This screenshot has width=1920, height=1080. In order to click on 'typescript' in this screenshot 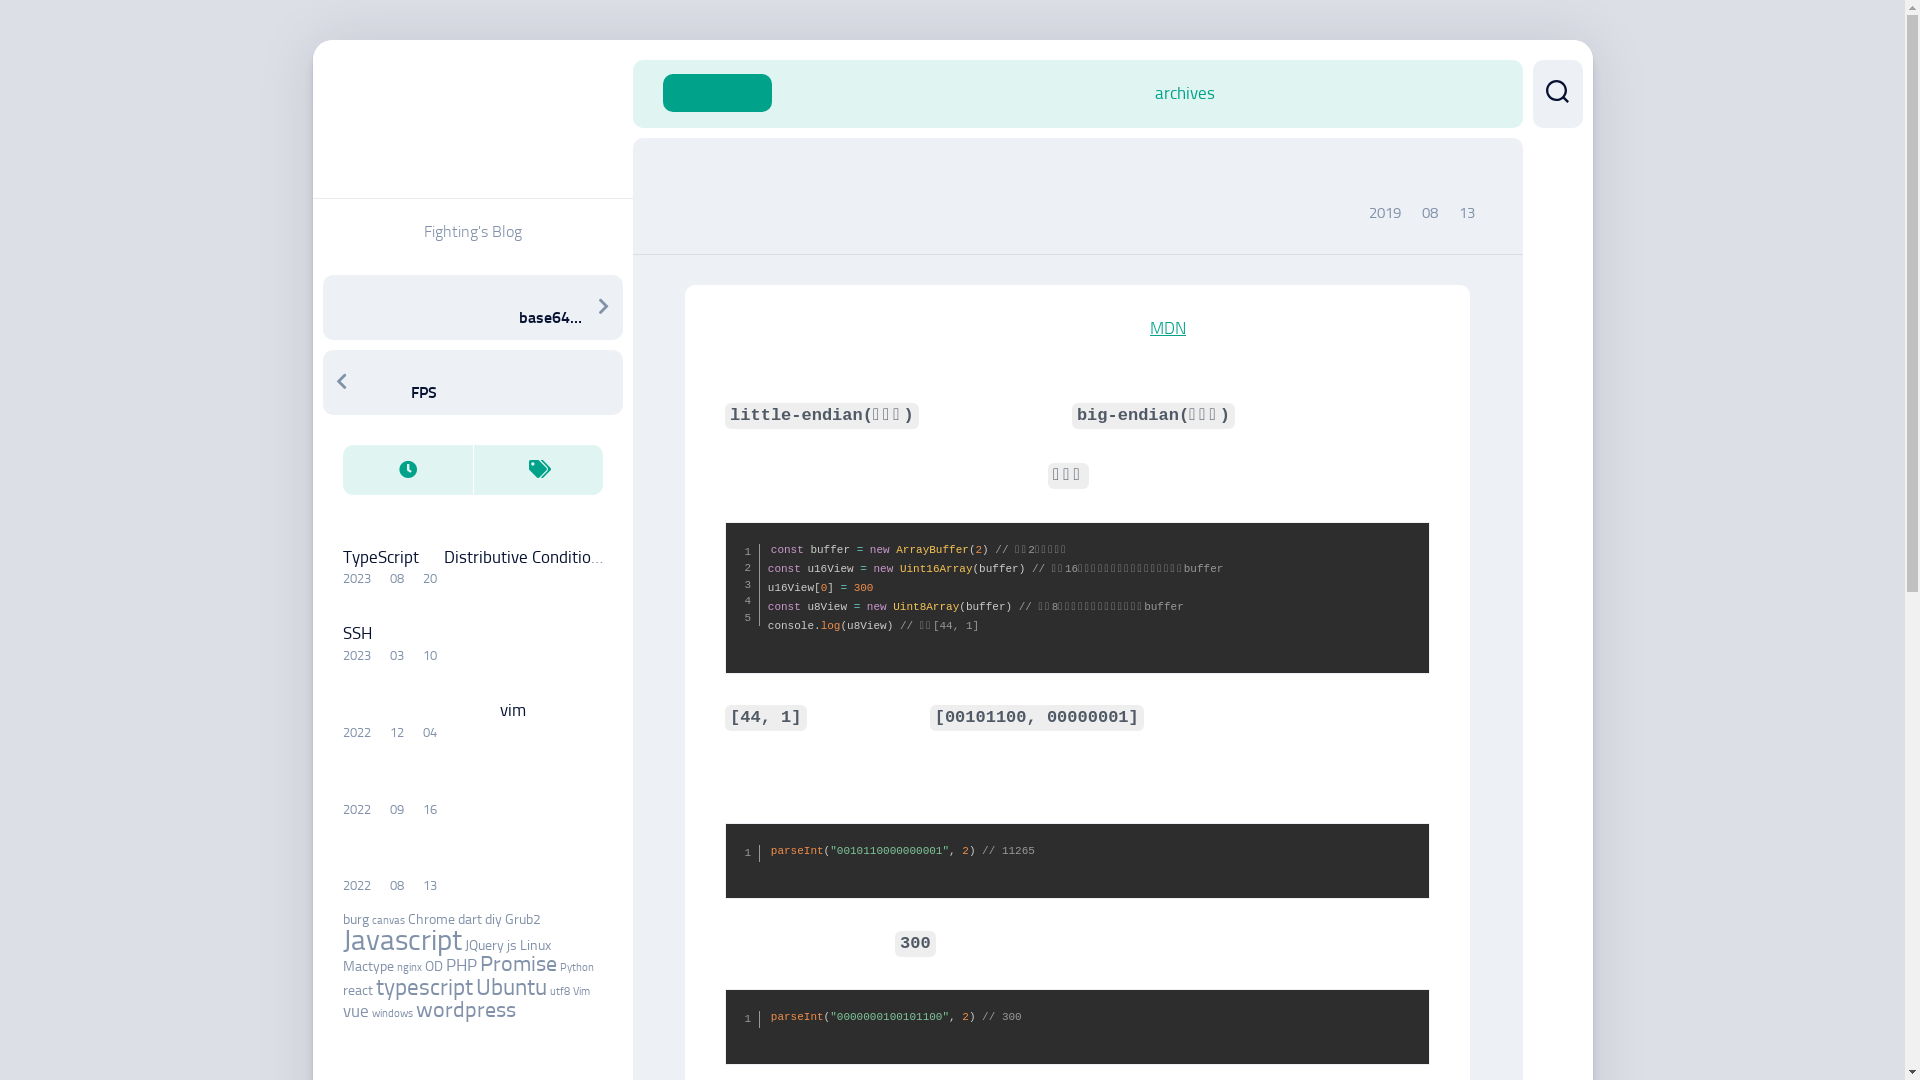, I will do `click(423, 986)`.